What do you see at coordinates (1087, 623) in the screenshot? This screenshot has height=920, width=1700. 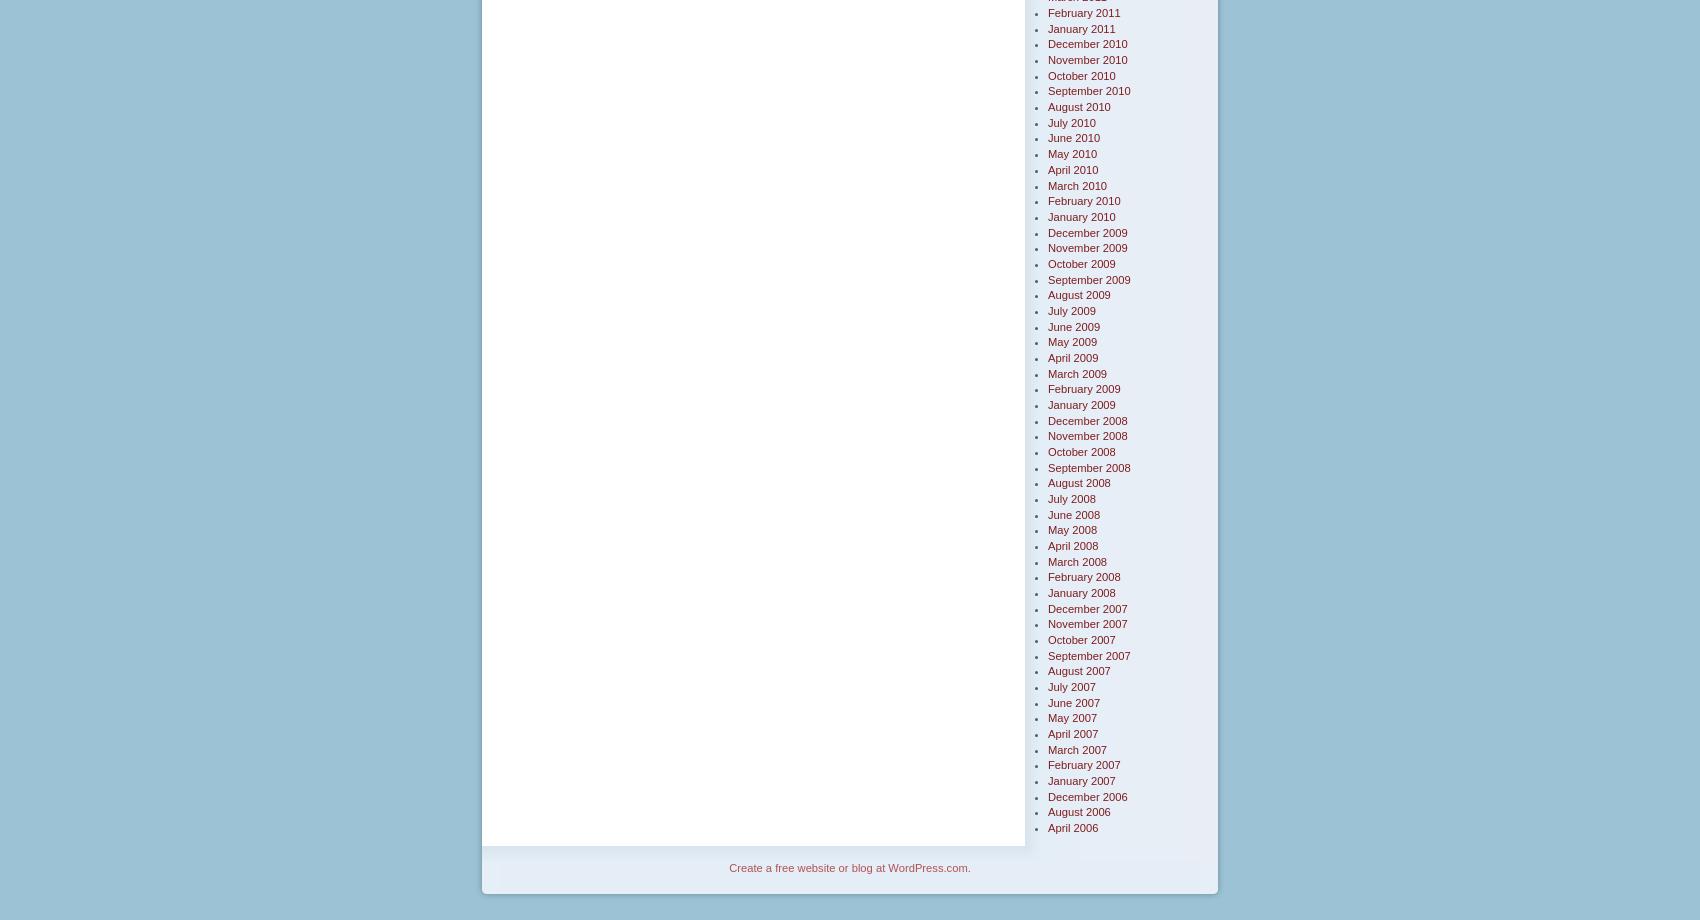 I see `'November 2007'` at bounding box center [1087, 623].